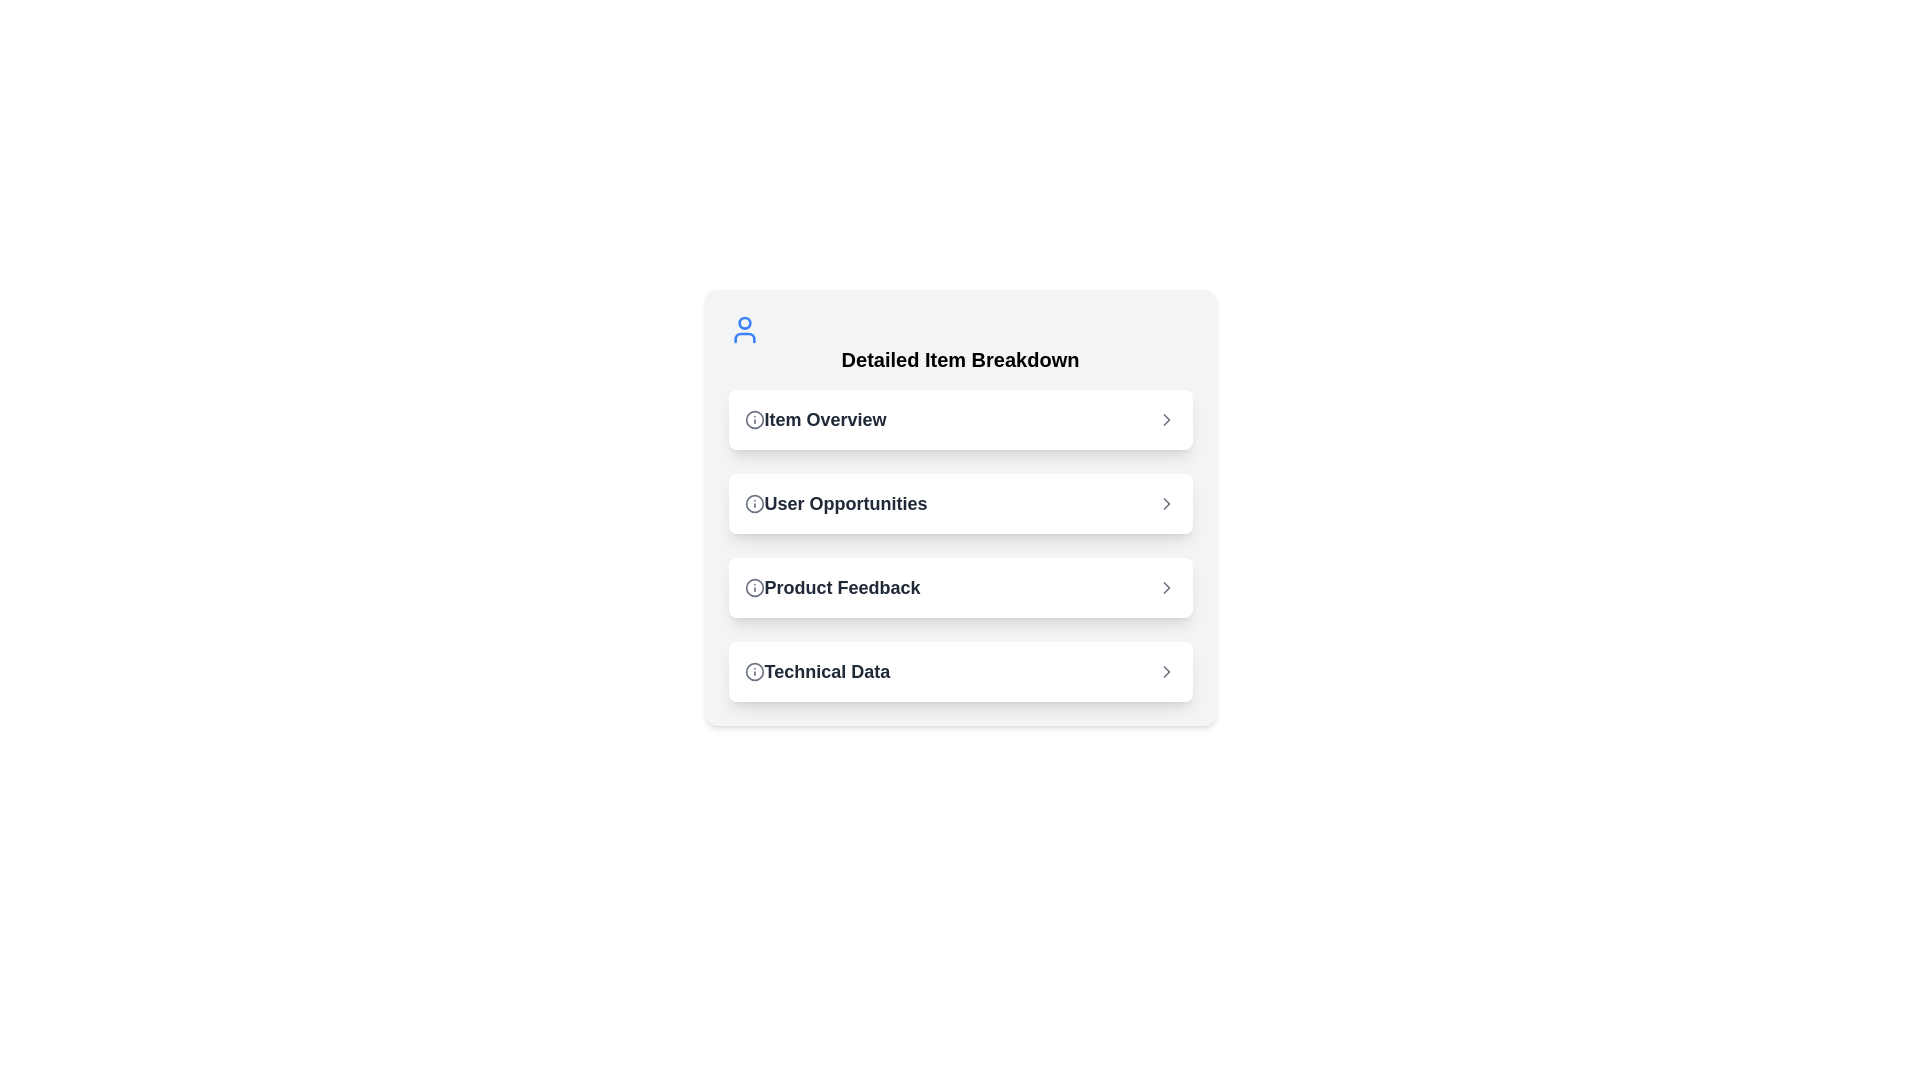 The image size is (1920, 1080). Describe the element at coordinates (1166, 503) in the screenshot. I see `the right-pointing chevron icon with a fine gray outline next to the 'User Opportunities' list item` at that location.